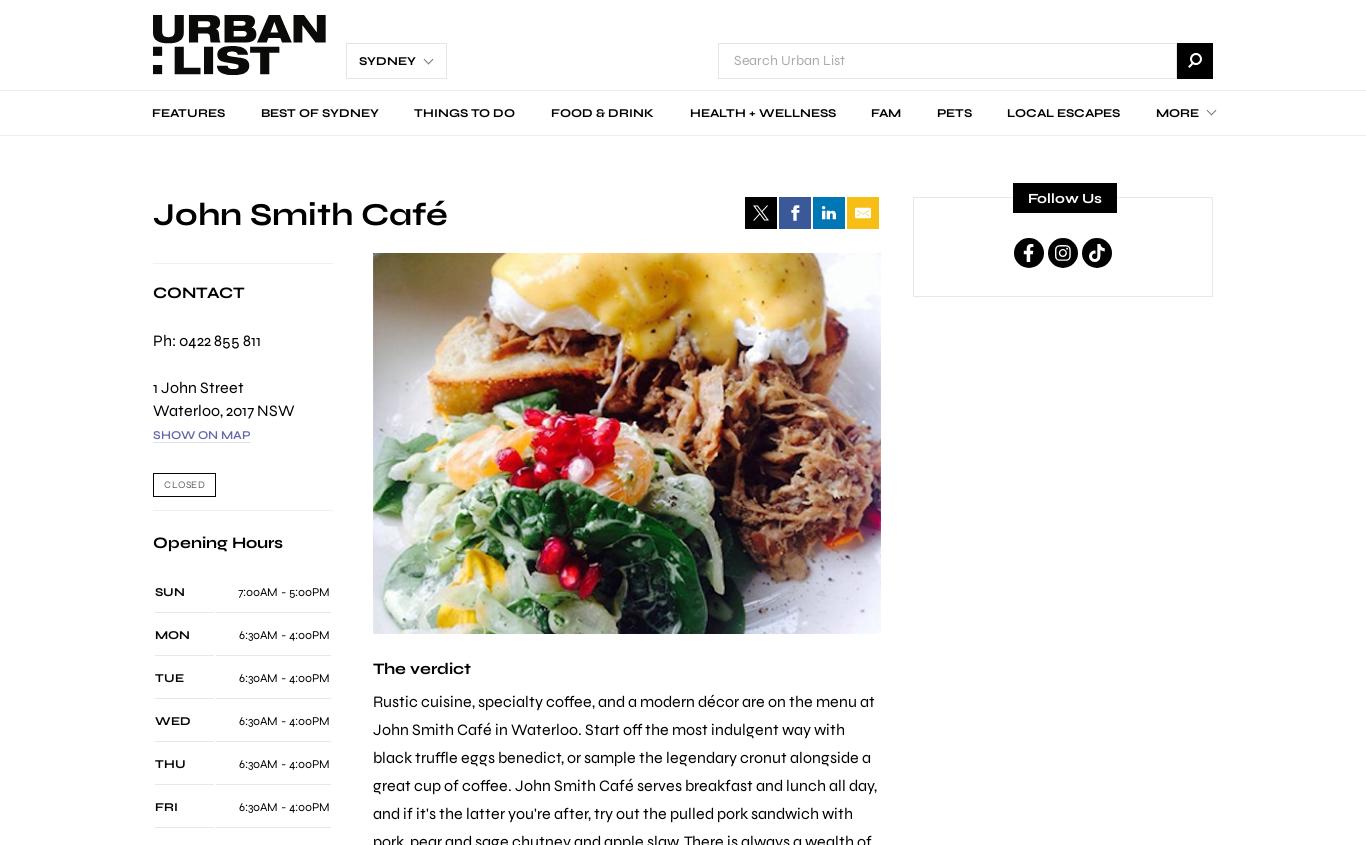  Describe the element at coordinates (318, 112) in the screenshot. I see `'Best Of Sydney'` at that location.